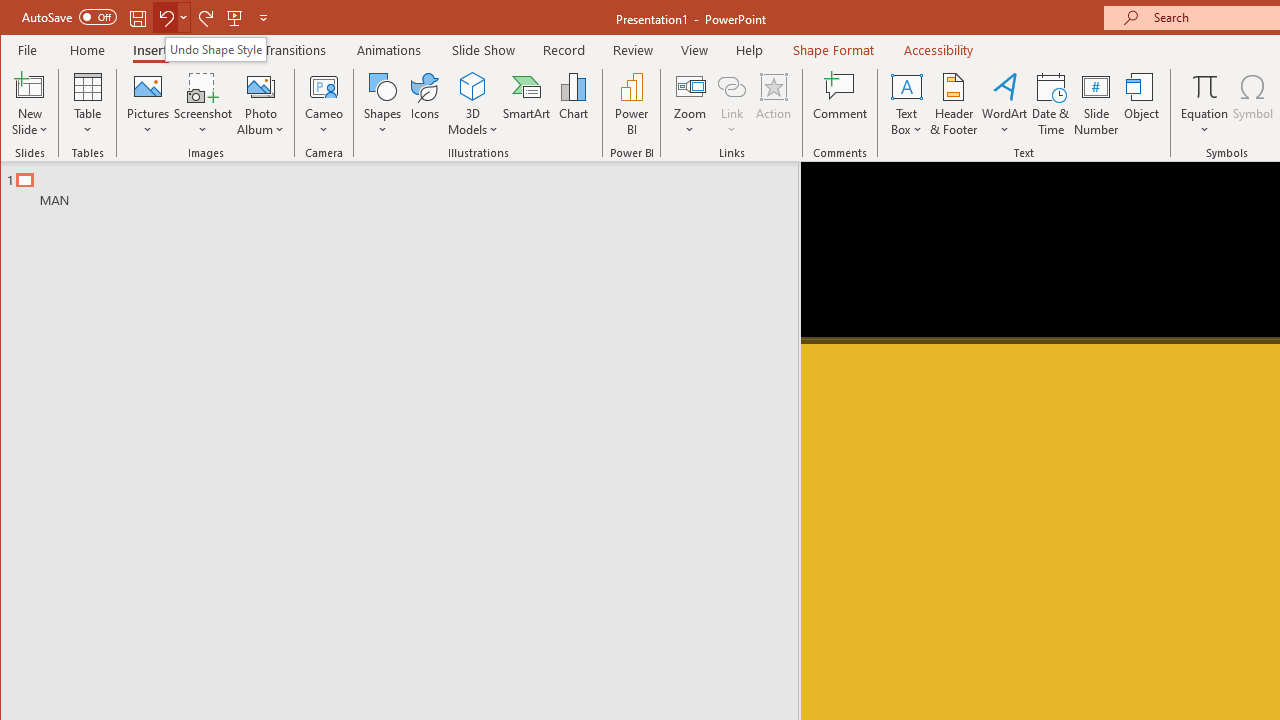 The image size is (1280, 720). What do you see at coordinates (1005, 104) in the screenshot?
I see `'WordArt'` at bounding box center [1005, 104].